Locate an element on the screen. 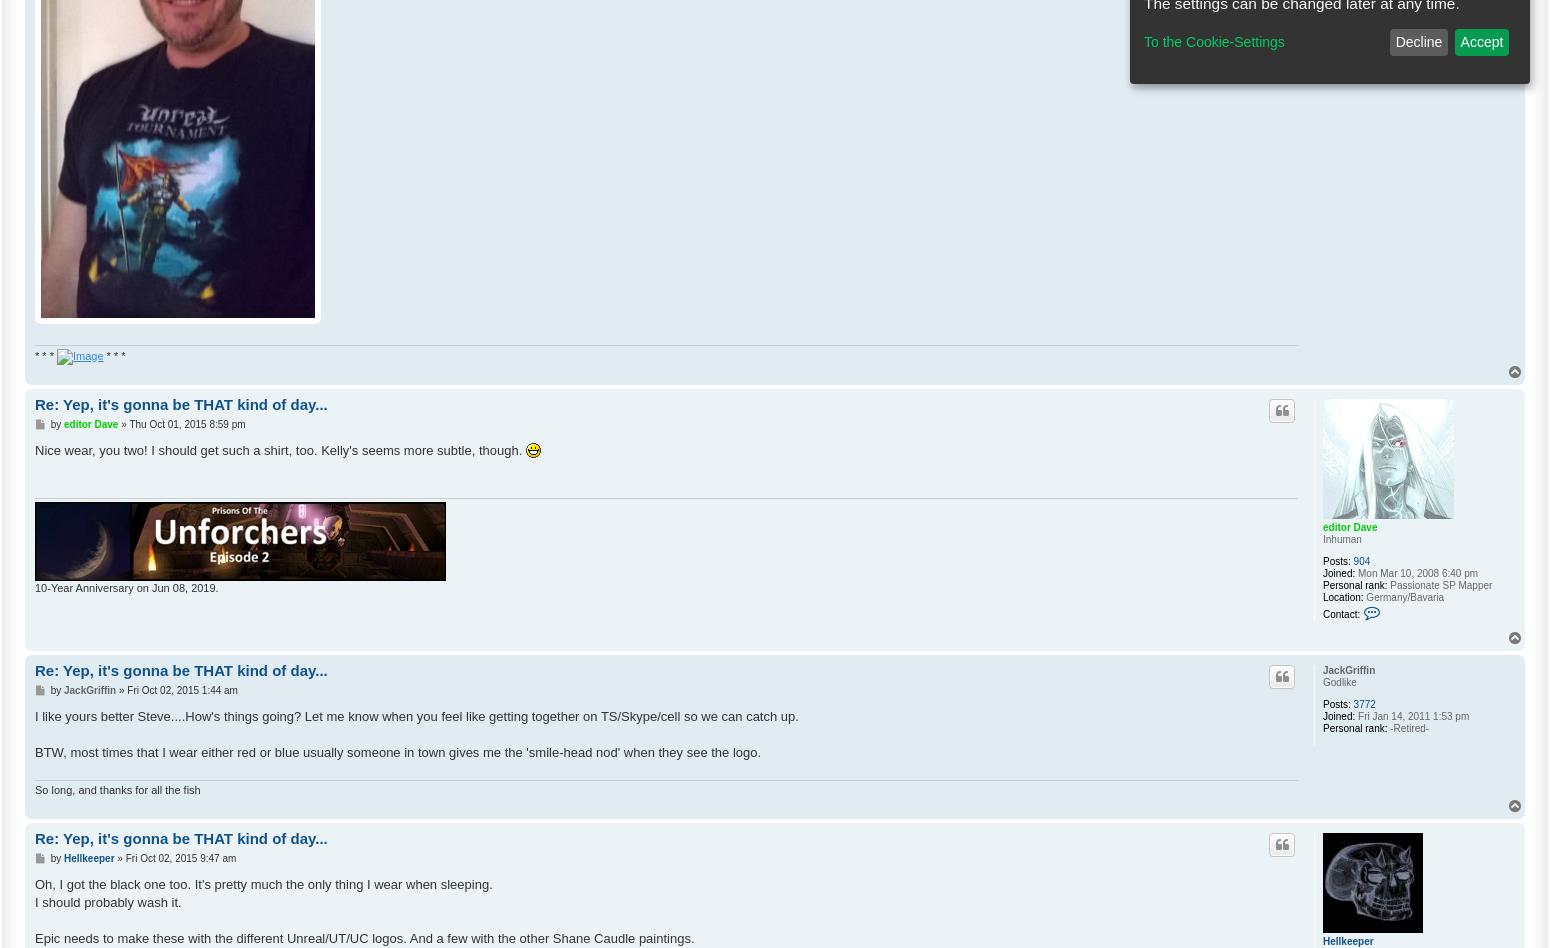 The height and width of the screenshot is (948, 1550). 'I like yours better Steve....How's things going? Let me know when you feel like getting together on TS/Skype/cell so we can catch up.' is located at coordinates (416, 715).